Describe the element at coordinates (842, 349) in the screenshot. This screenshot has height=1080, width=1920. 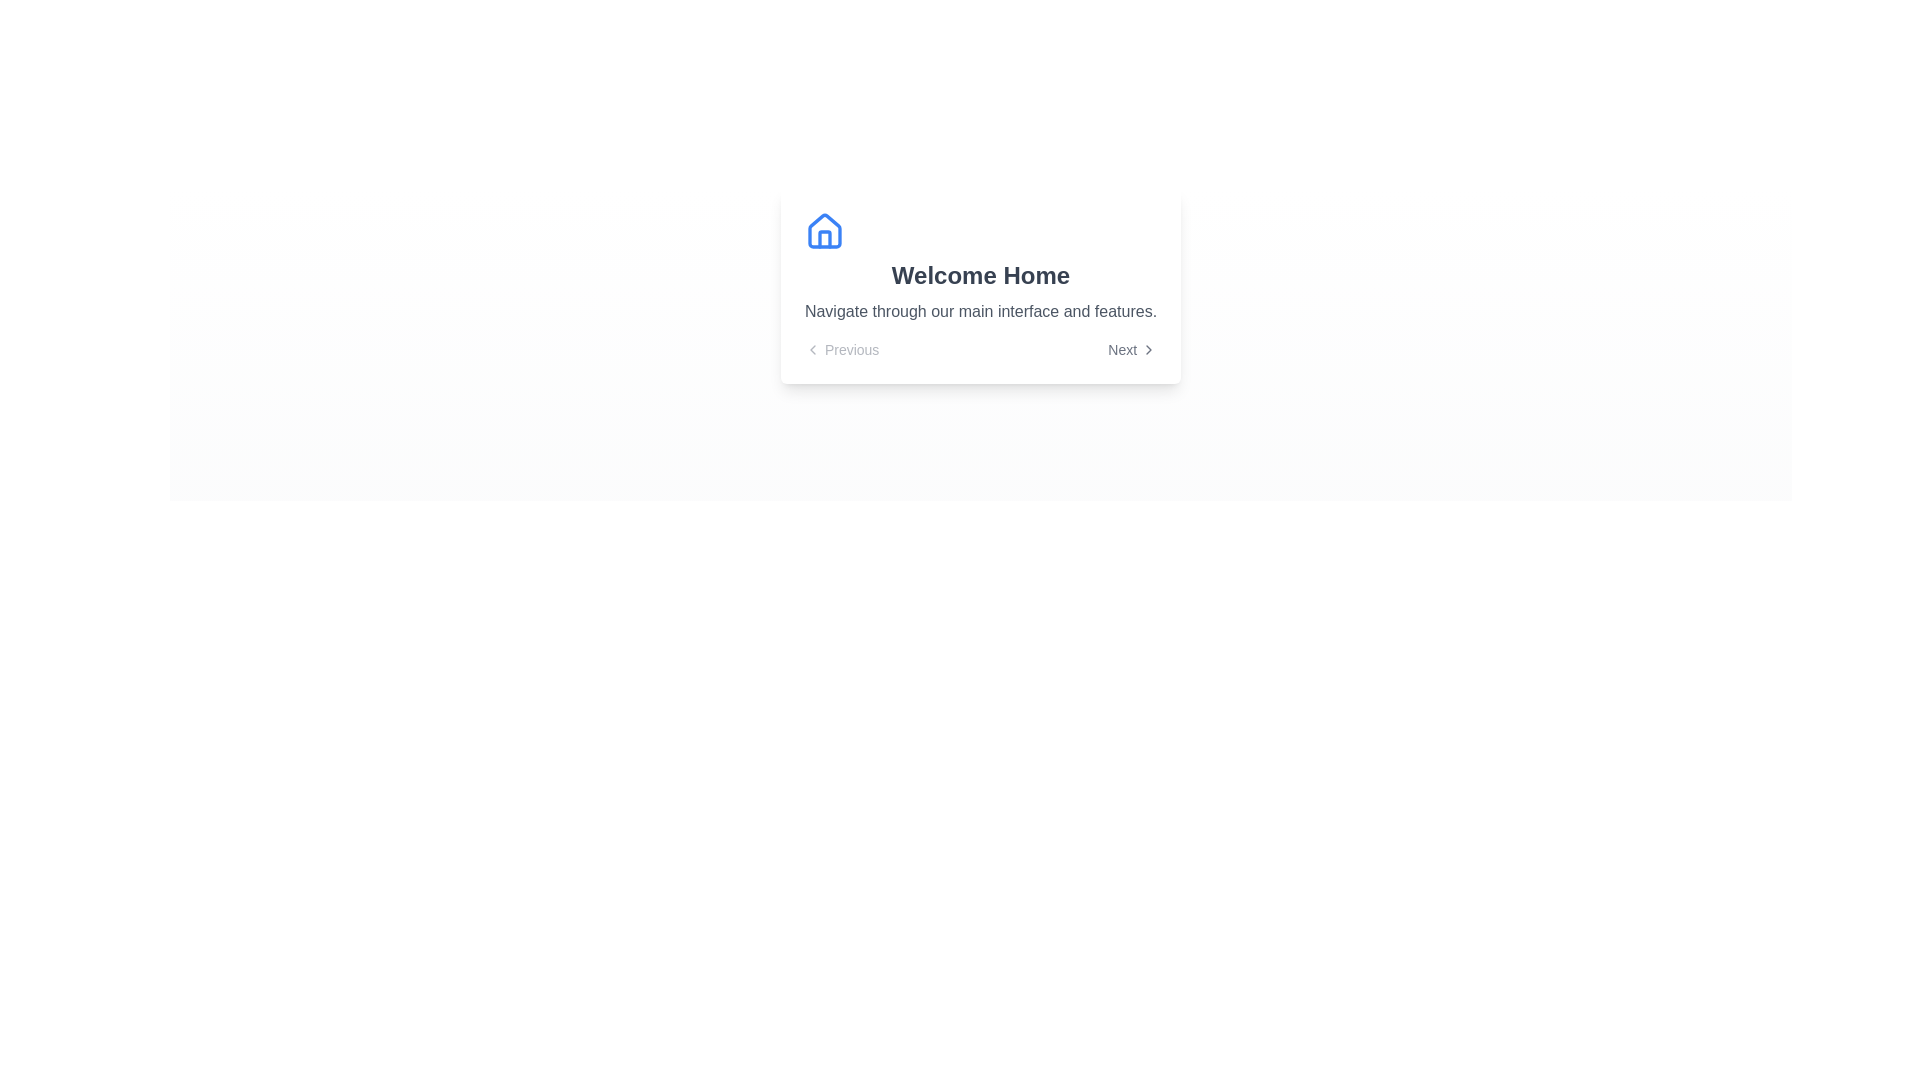
I see `the 'Previous' button, which features a left-pointing arrow and small gray text` at that location.